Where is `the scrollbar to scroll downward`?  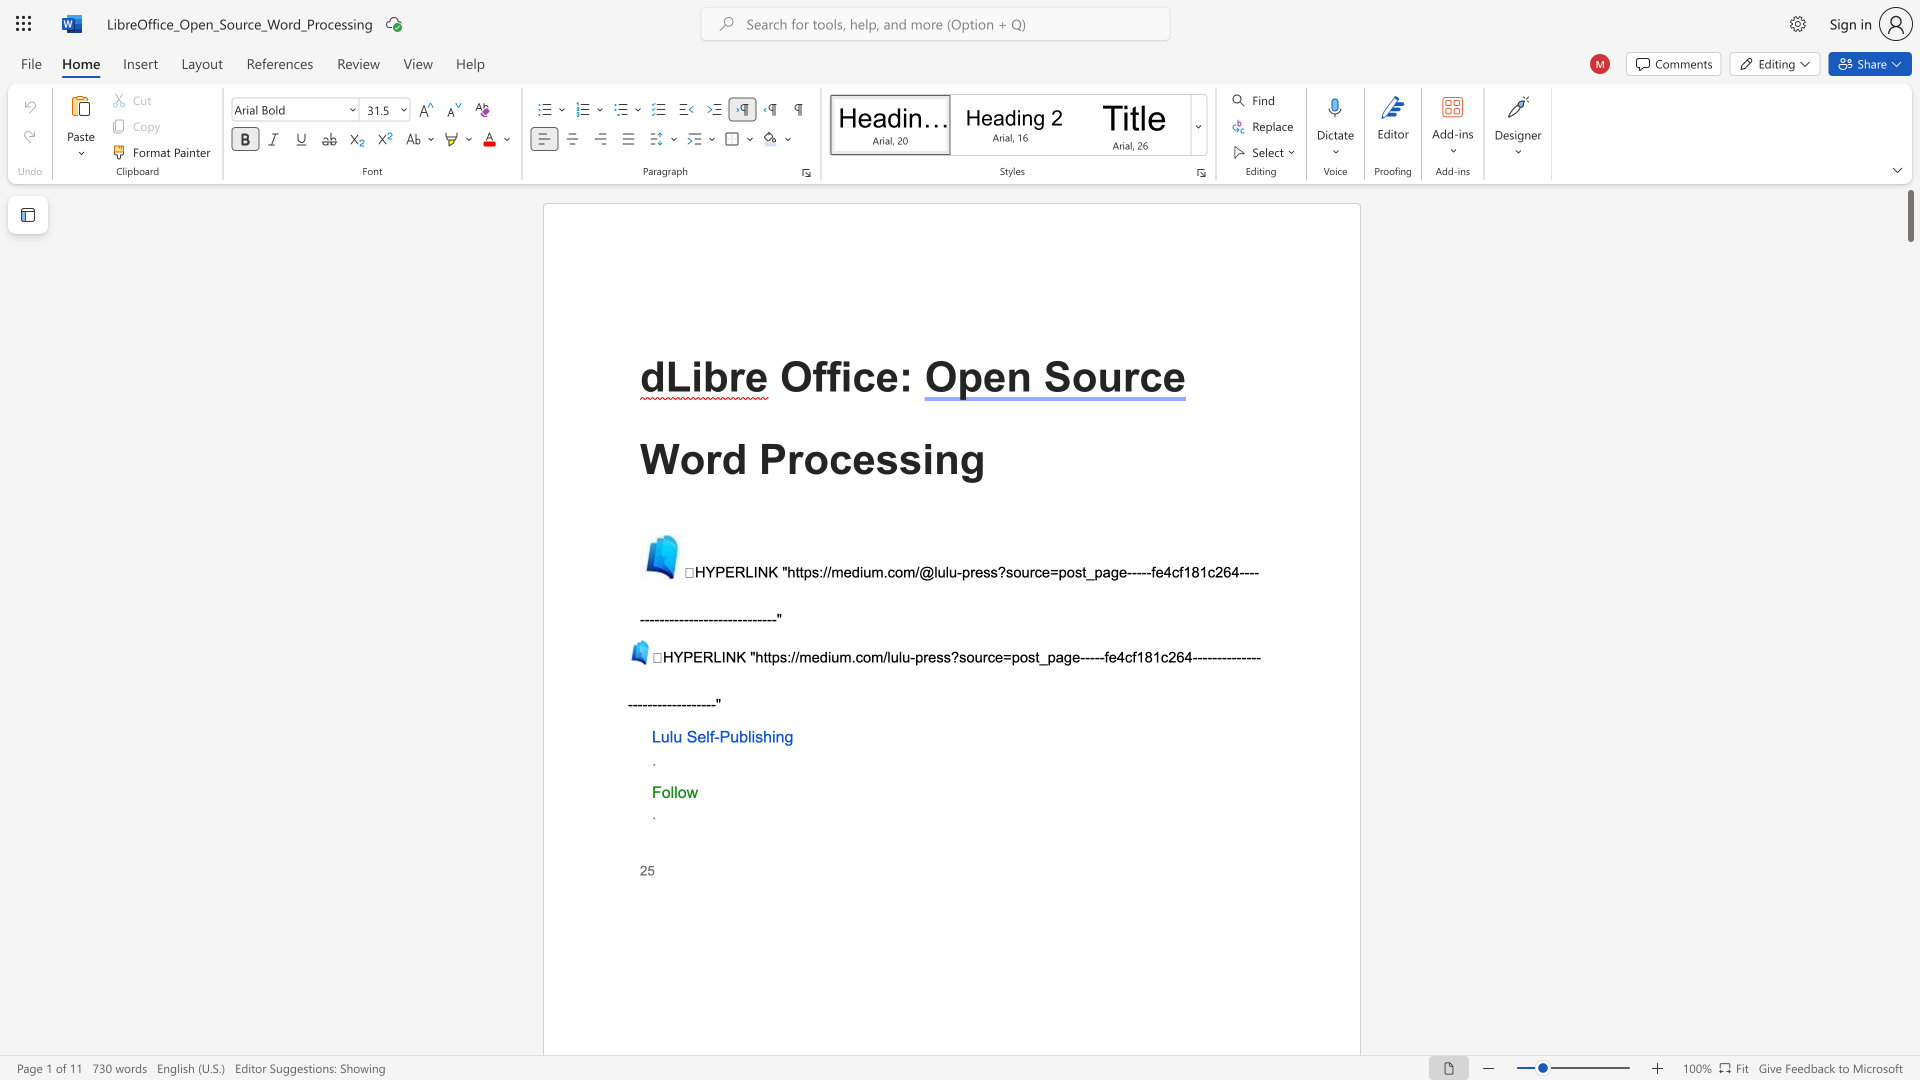
the scrollbar to scroll downward is located at coordinates (1909, 920).